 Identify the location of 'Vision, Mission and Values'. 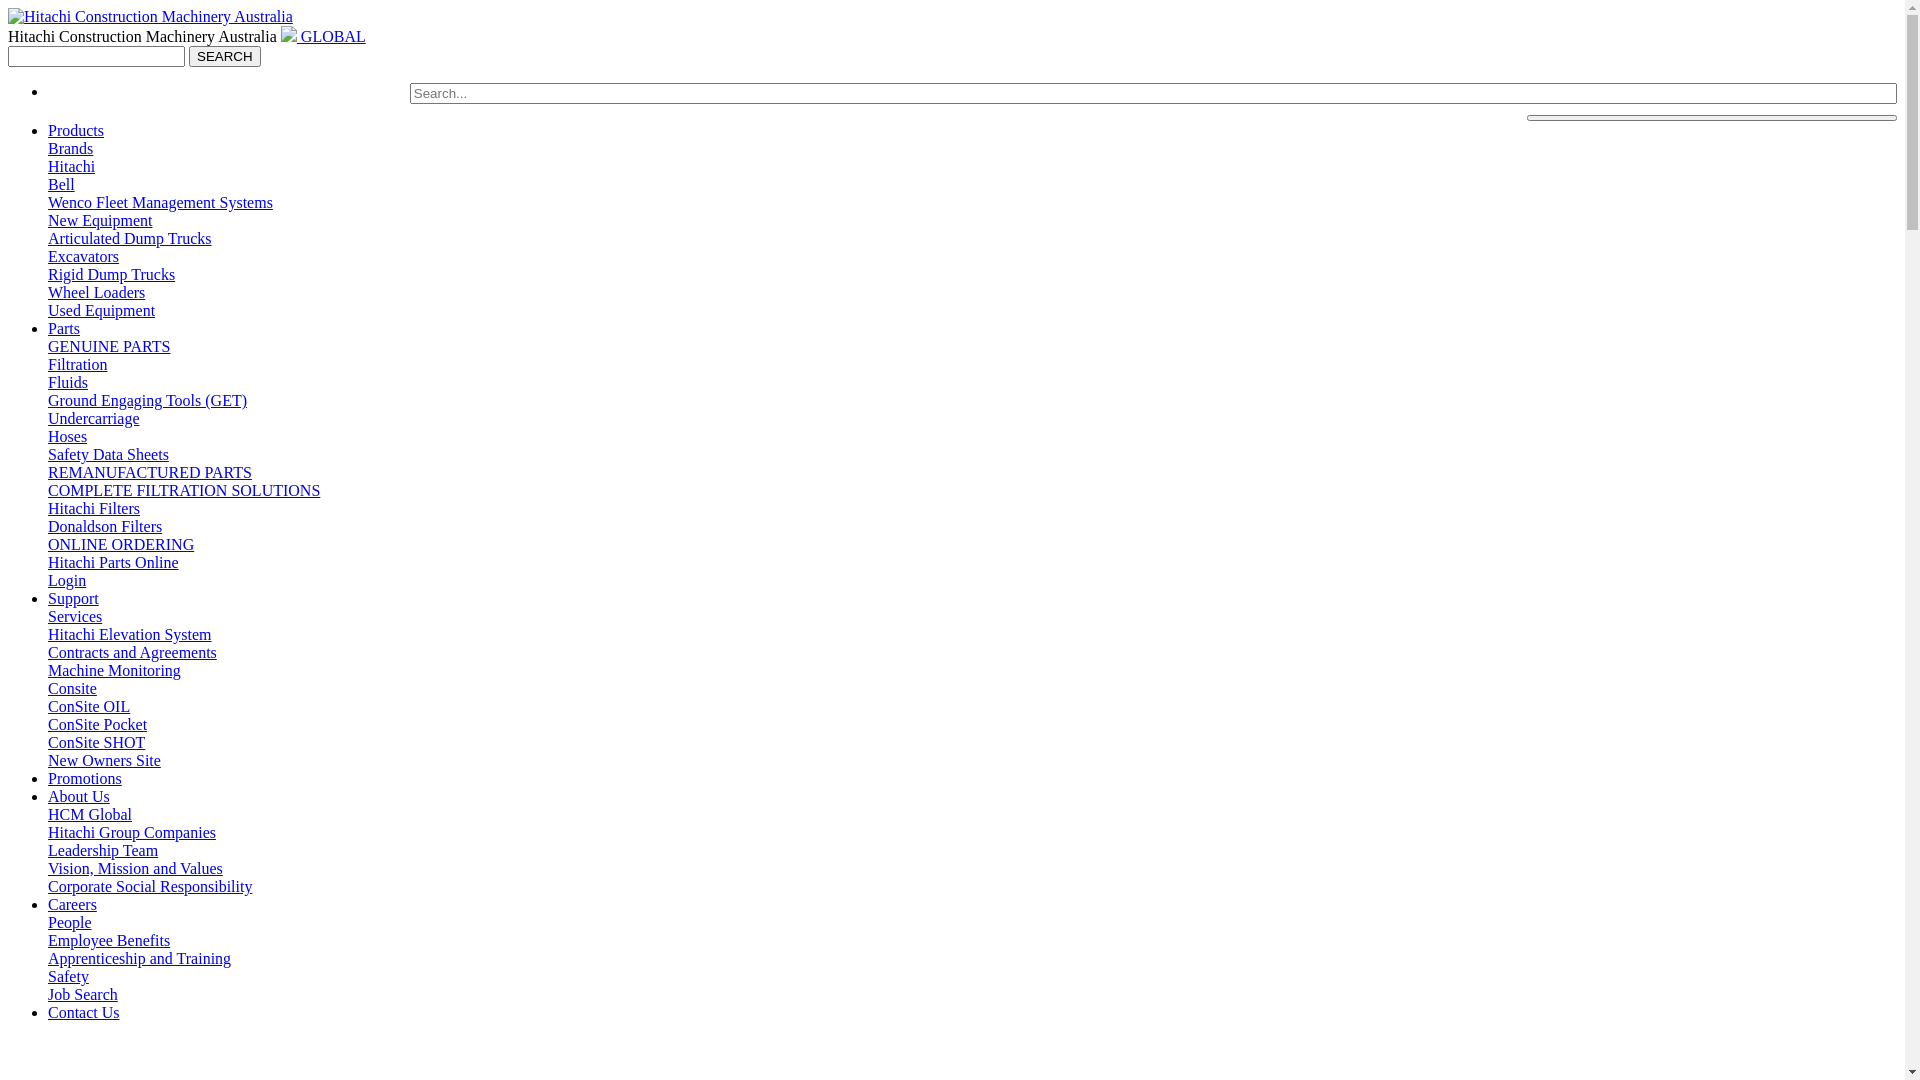
(134, 867).